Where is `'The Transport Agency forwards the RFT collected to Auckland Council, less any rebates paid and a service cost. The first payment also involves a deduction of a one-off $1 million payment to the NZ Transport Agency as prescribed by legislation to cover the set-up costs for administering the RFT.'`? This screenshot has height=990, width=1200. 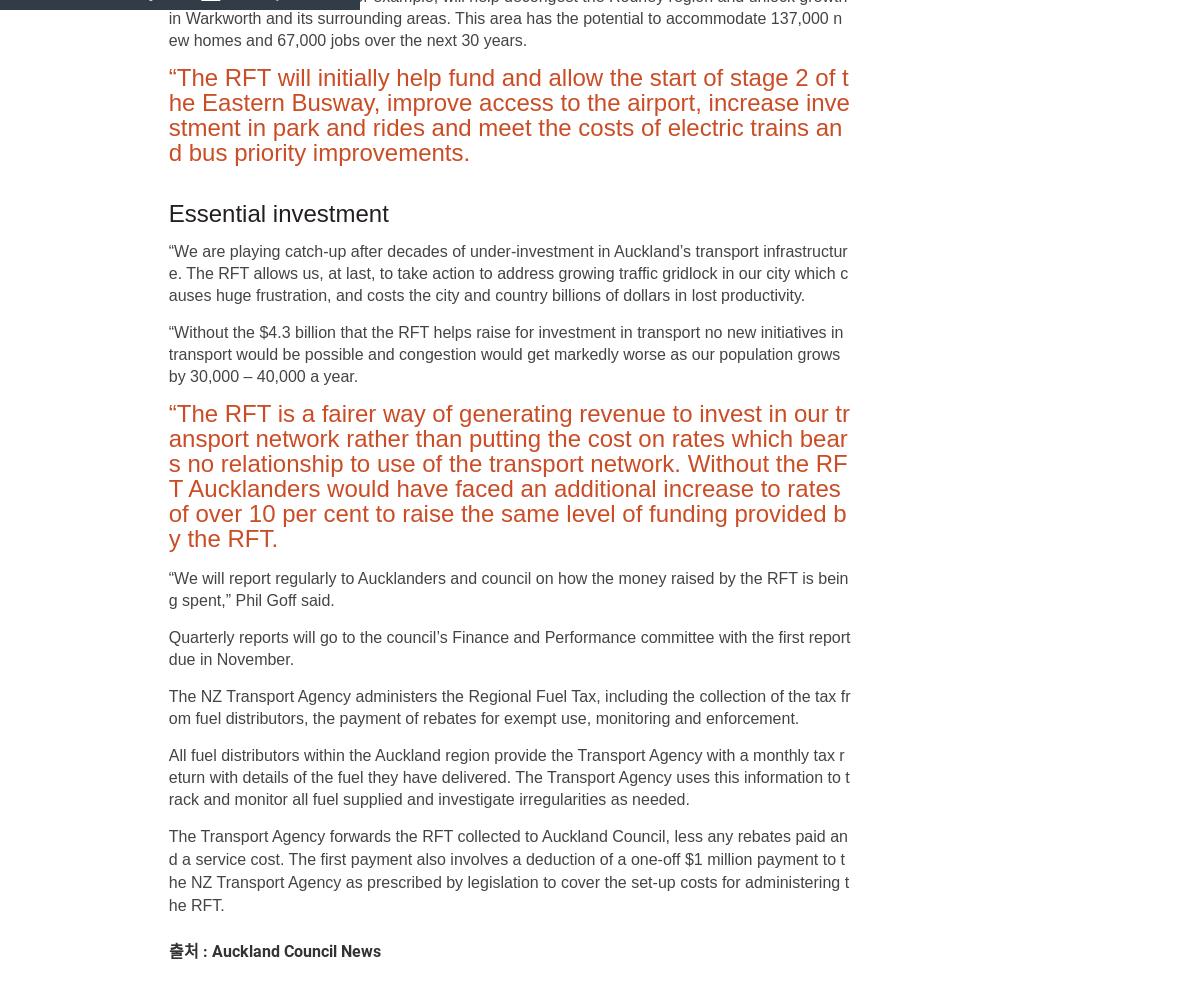
'The Transport Agency forwards the RFT collected to Auckland Council, less any rebates paid and a service cost. The first payment also involves a deduction of a one-off $1 million payment to the NZ Transport Agency as prescribed by legislation to cover the set-up costs for administering the RFT.' is located at coordinates (167, 871).